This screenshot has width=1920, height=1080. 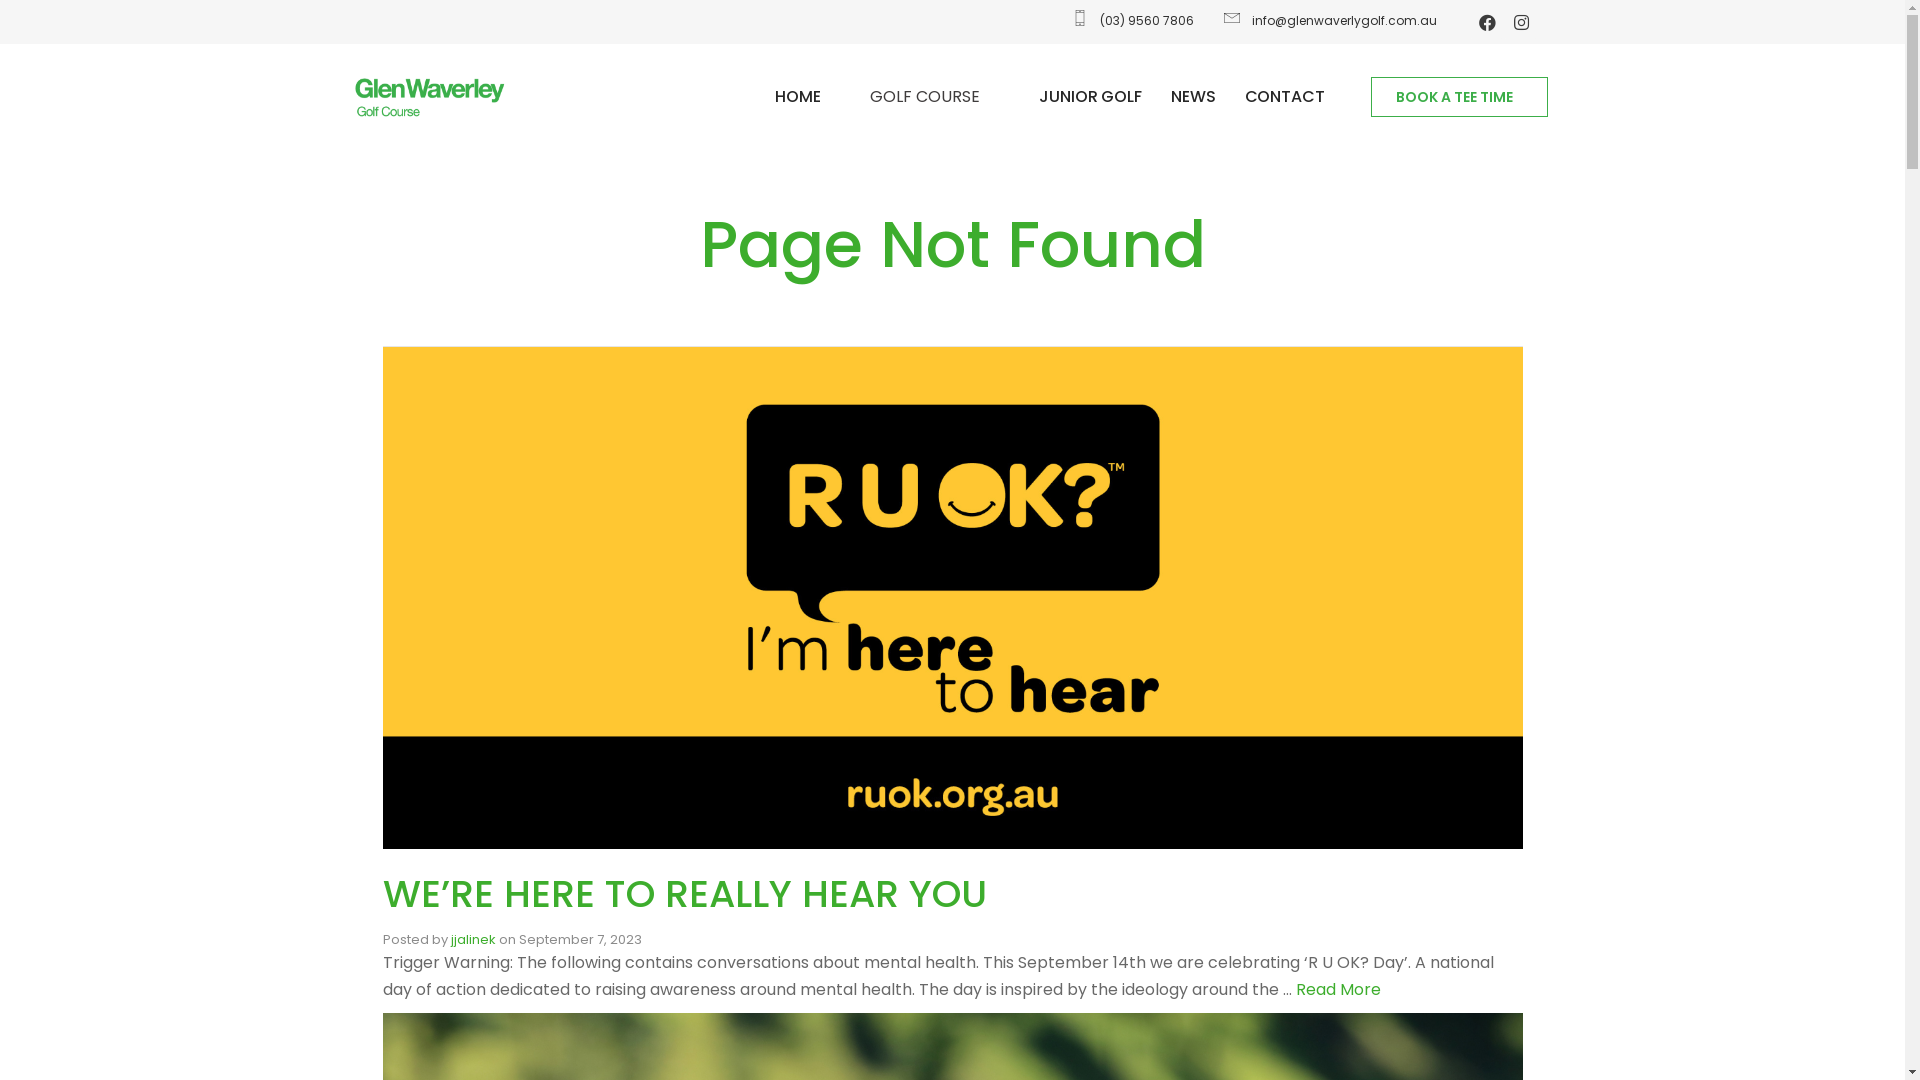 What do you see at coordinates (1131, 20) in the screenshot?
I see `'(03) 9560 7806'` at bounding box center [1131, 20].